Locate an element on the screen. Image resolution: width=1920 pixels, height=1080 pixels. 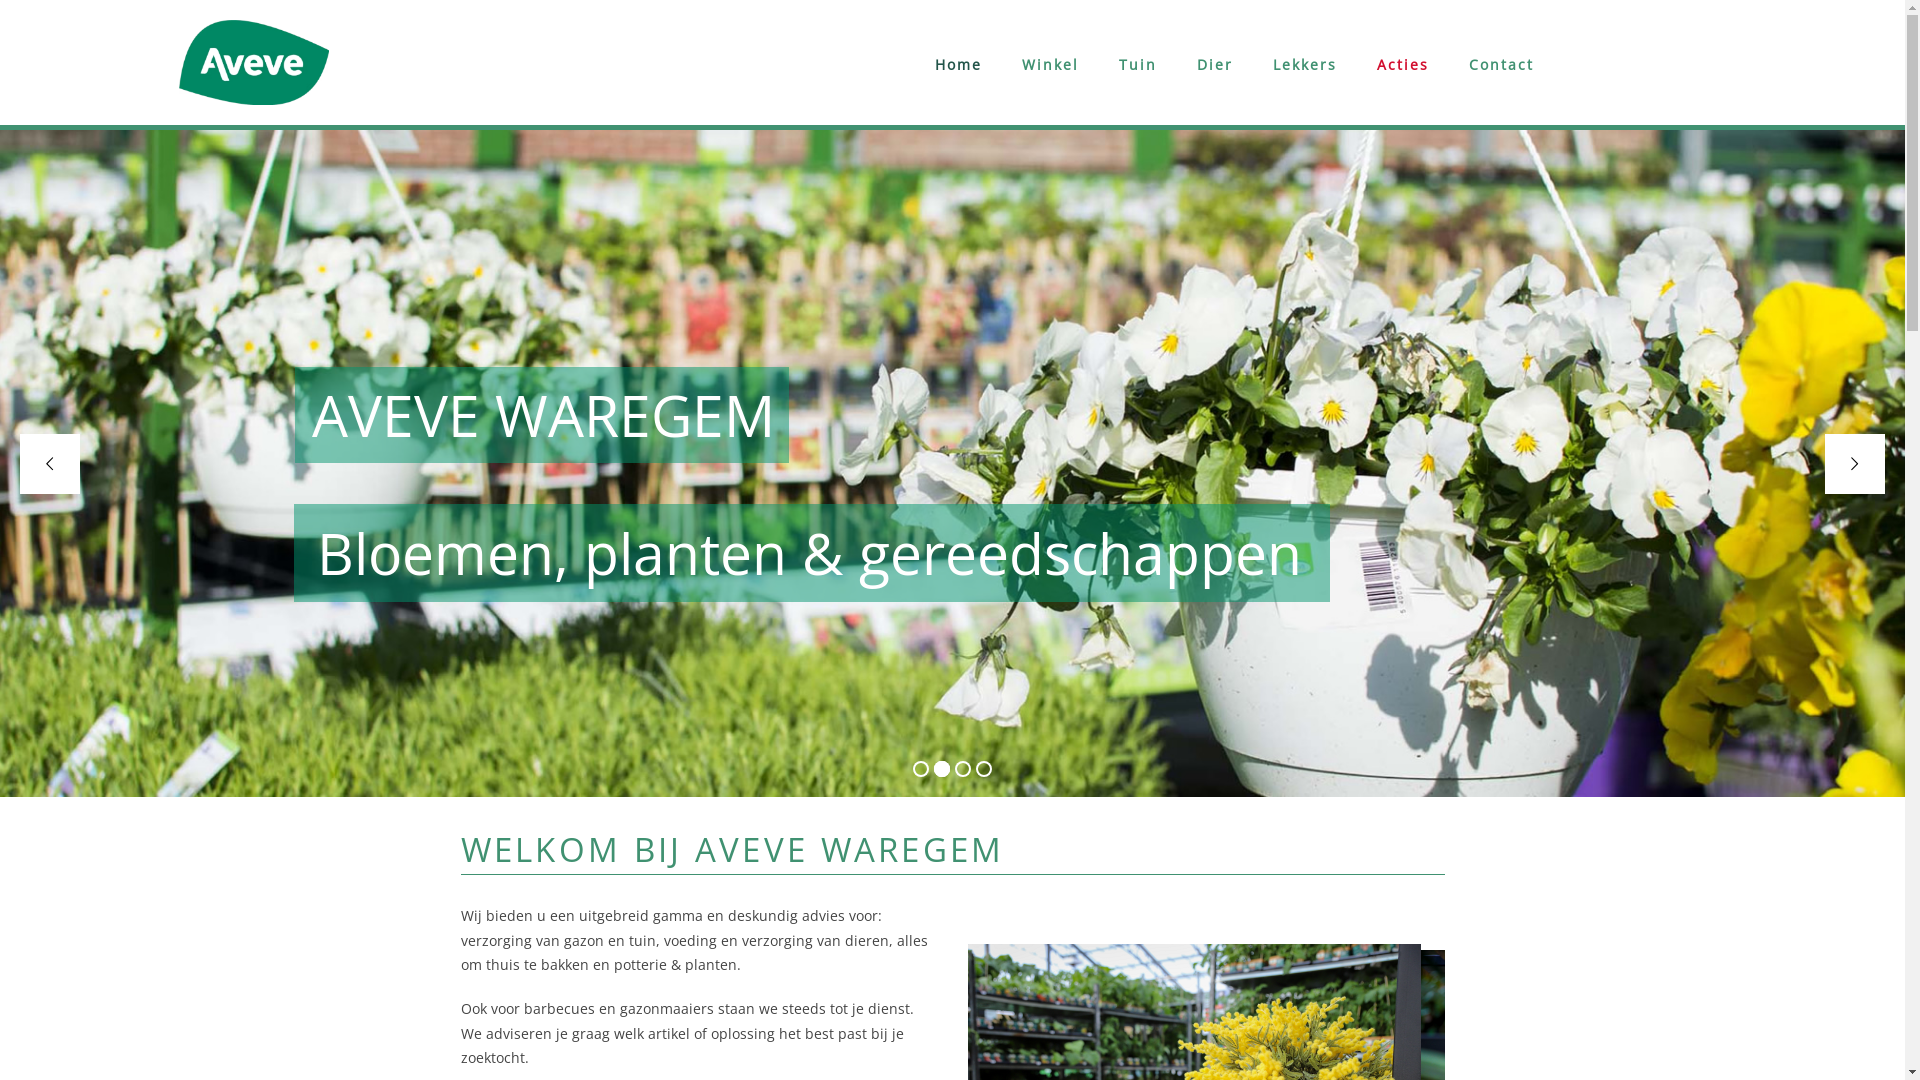
'Contact' is located at coordinates (1501, 64).